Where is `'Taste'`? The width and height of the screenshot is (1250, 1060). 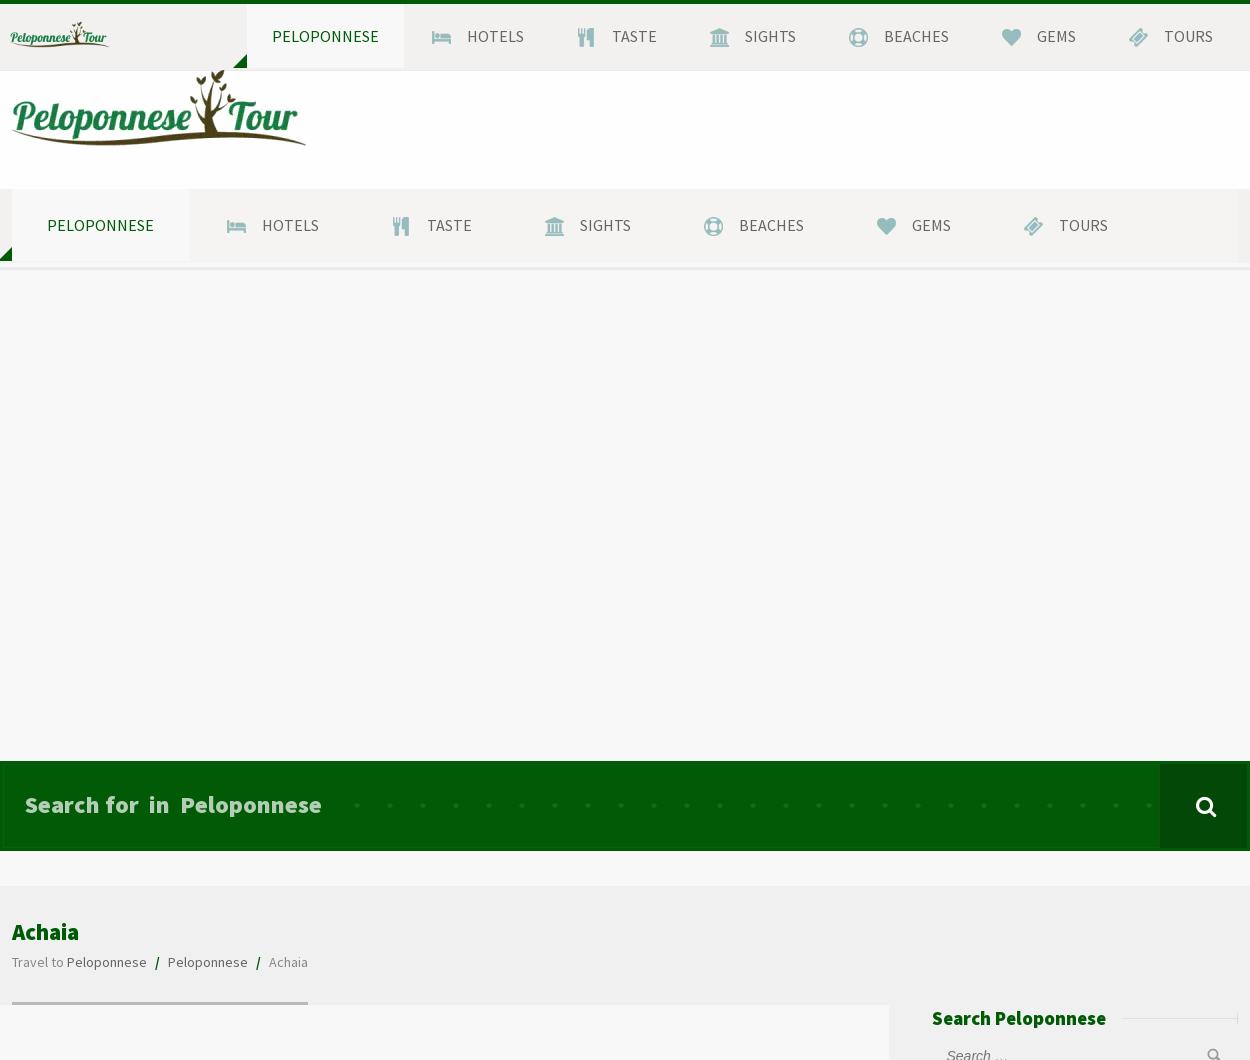 'Taste' is located at coordinates (427, 224).